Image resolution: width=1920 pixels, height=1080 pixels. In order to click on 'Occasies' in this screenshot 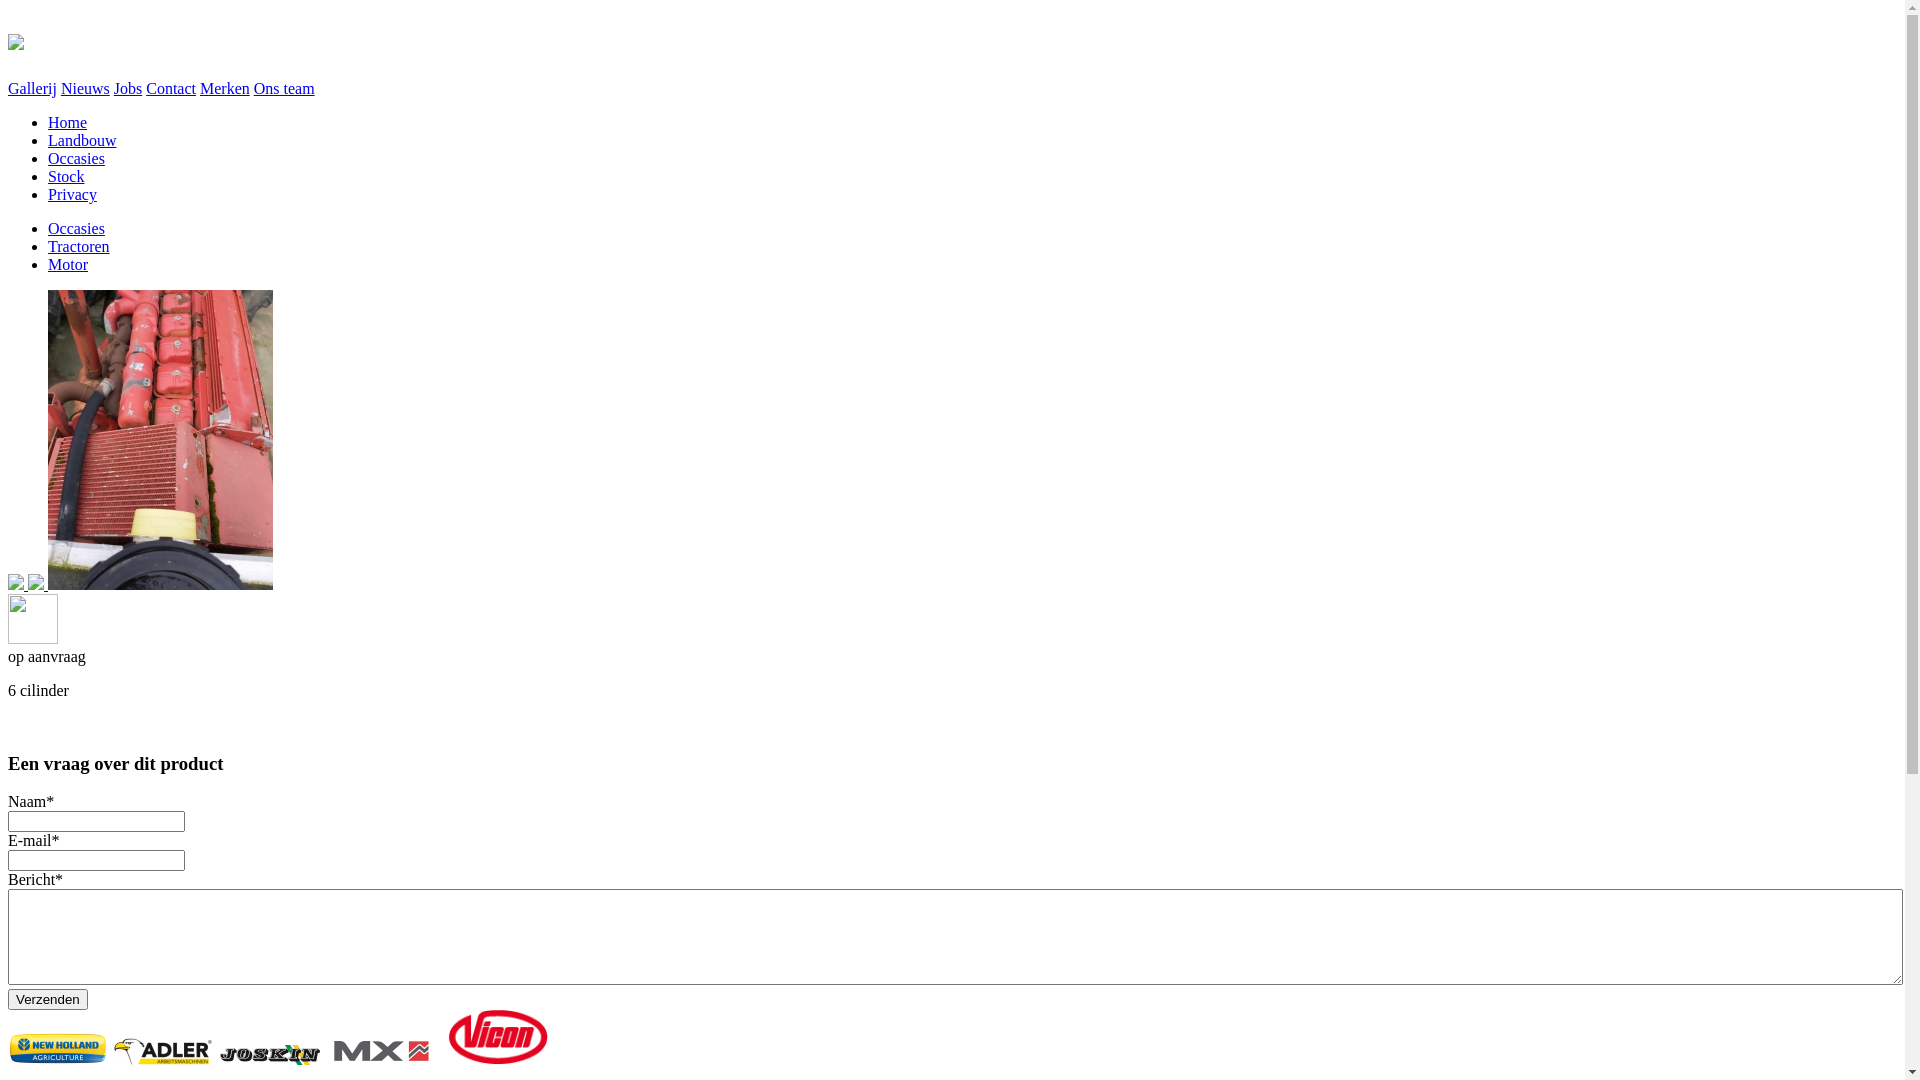, I will do `click(76, 157)`.